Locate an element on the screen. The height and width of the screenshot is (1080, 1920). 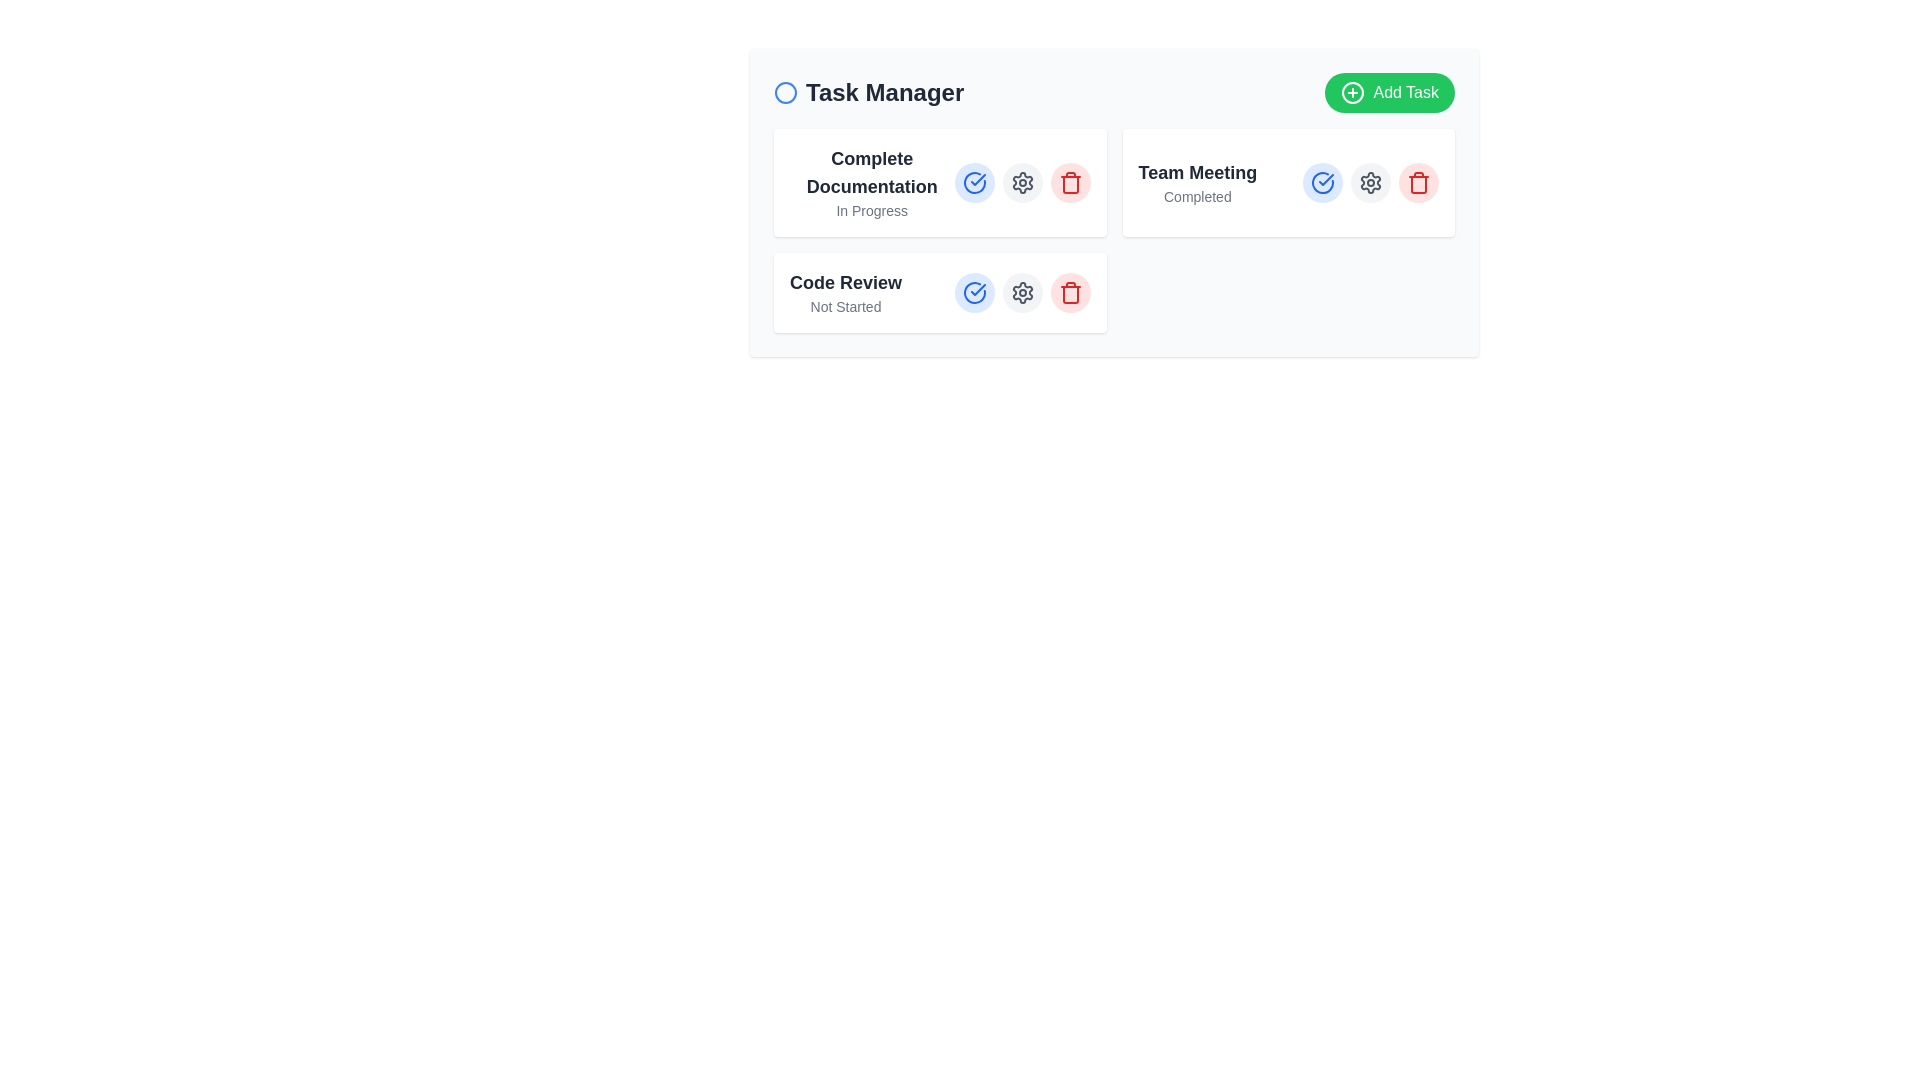
the settings button located between the circle-check icon and the trash can icon is located at coordinates (1370, 182).